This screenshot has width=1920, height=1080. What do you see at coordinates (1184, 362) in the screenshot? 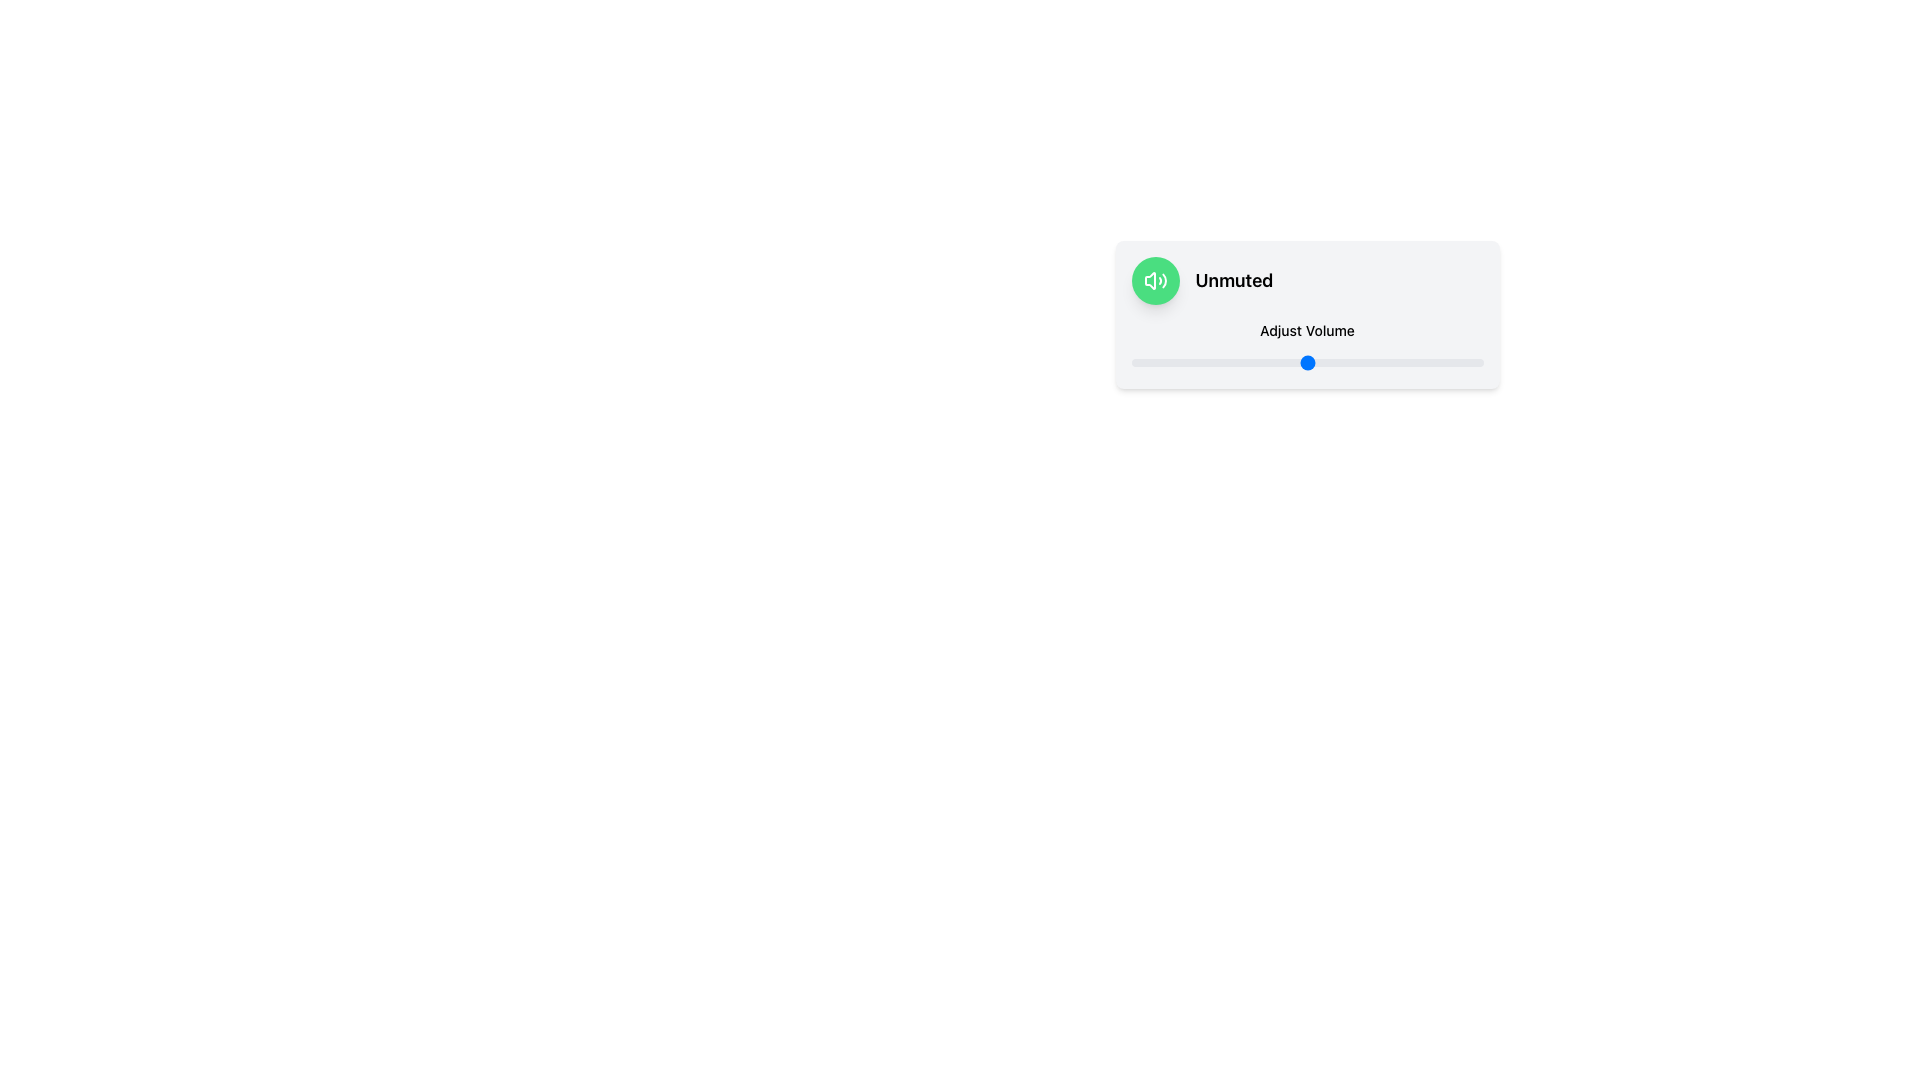
I see `the volume` at bounding box center [1184, 362].